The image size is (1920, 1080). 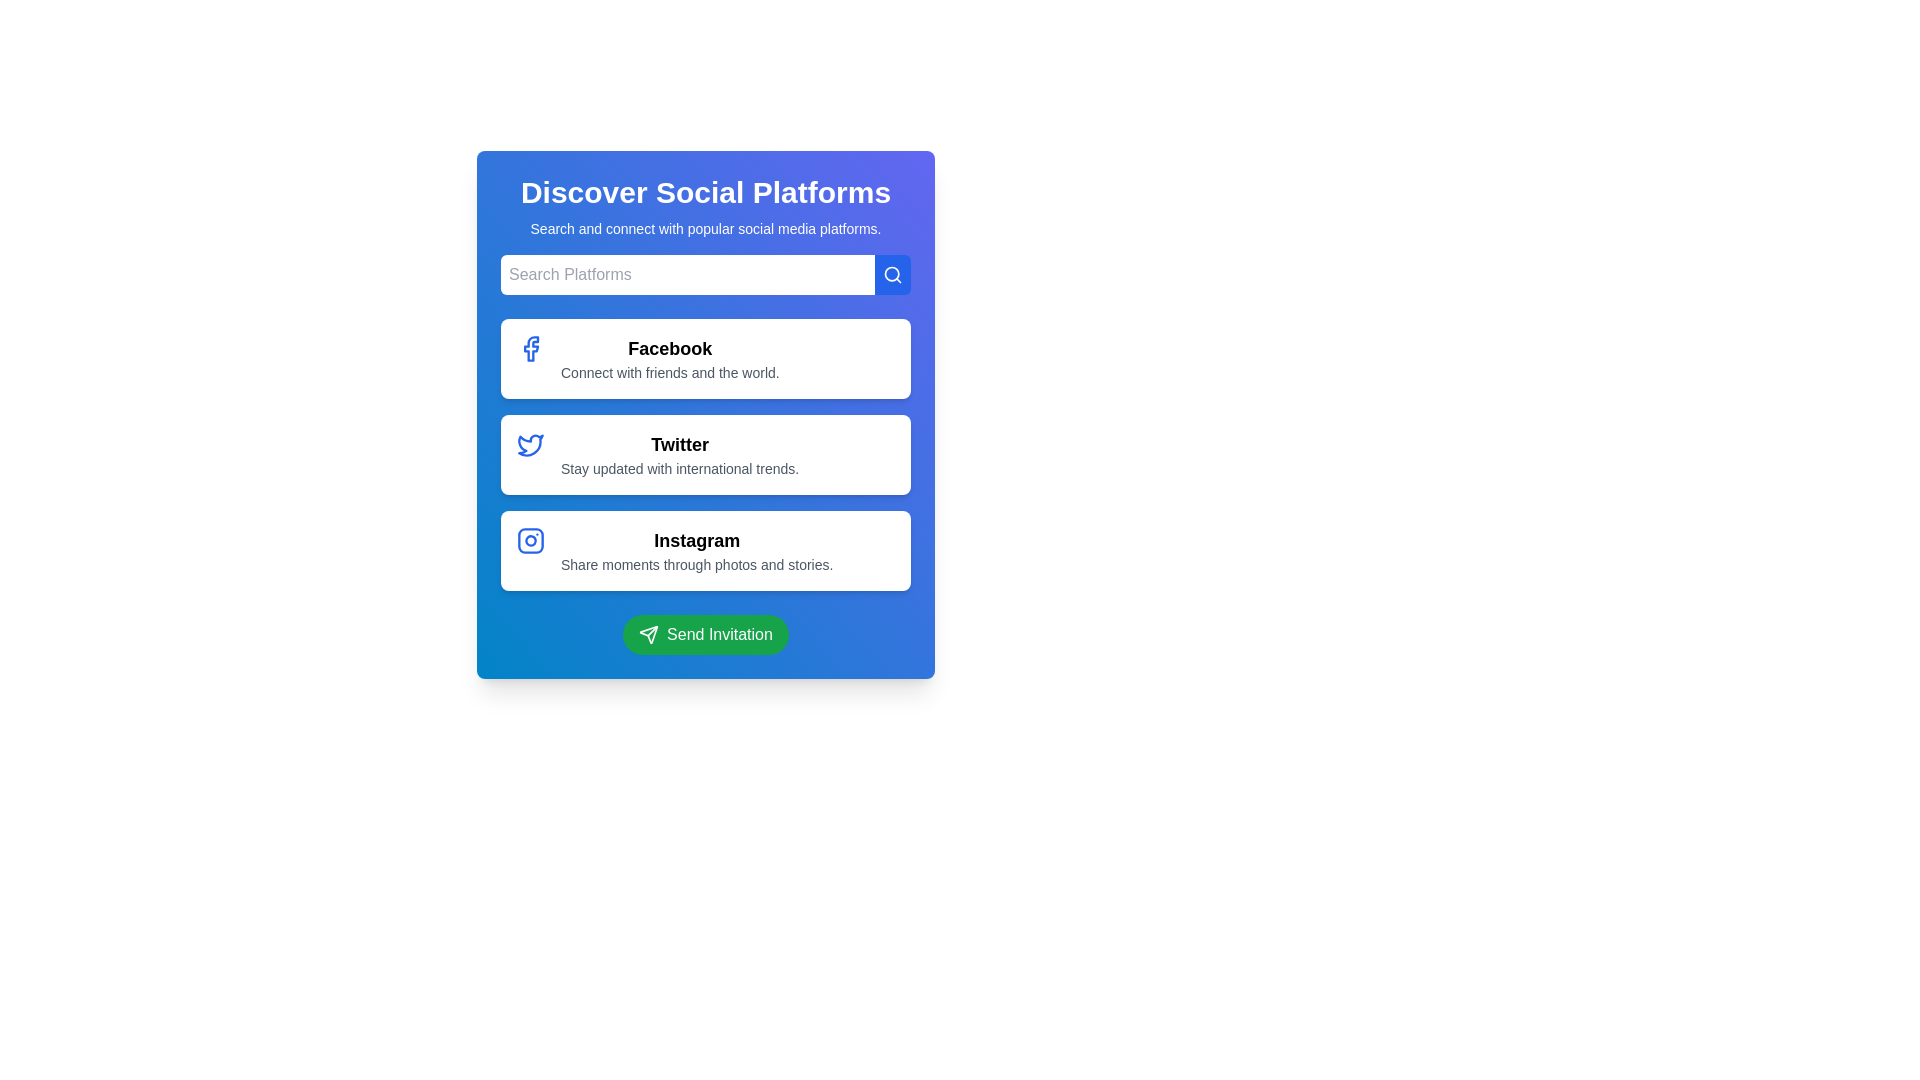 What do you see at coordinates (531, 443) in the screenshot?
I see `the Twitter bird icon located within the second button of the vertical menu, which is adjacent to the 'Twitter' text label` at bounding box center [531, 443].